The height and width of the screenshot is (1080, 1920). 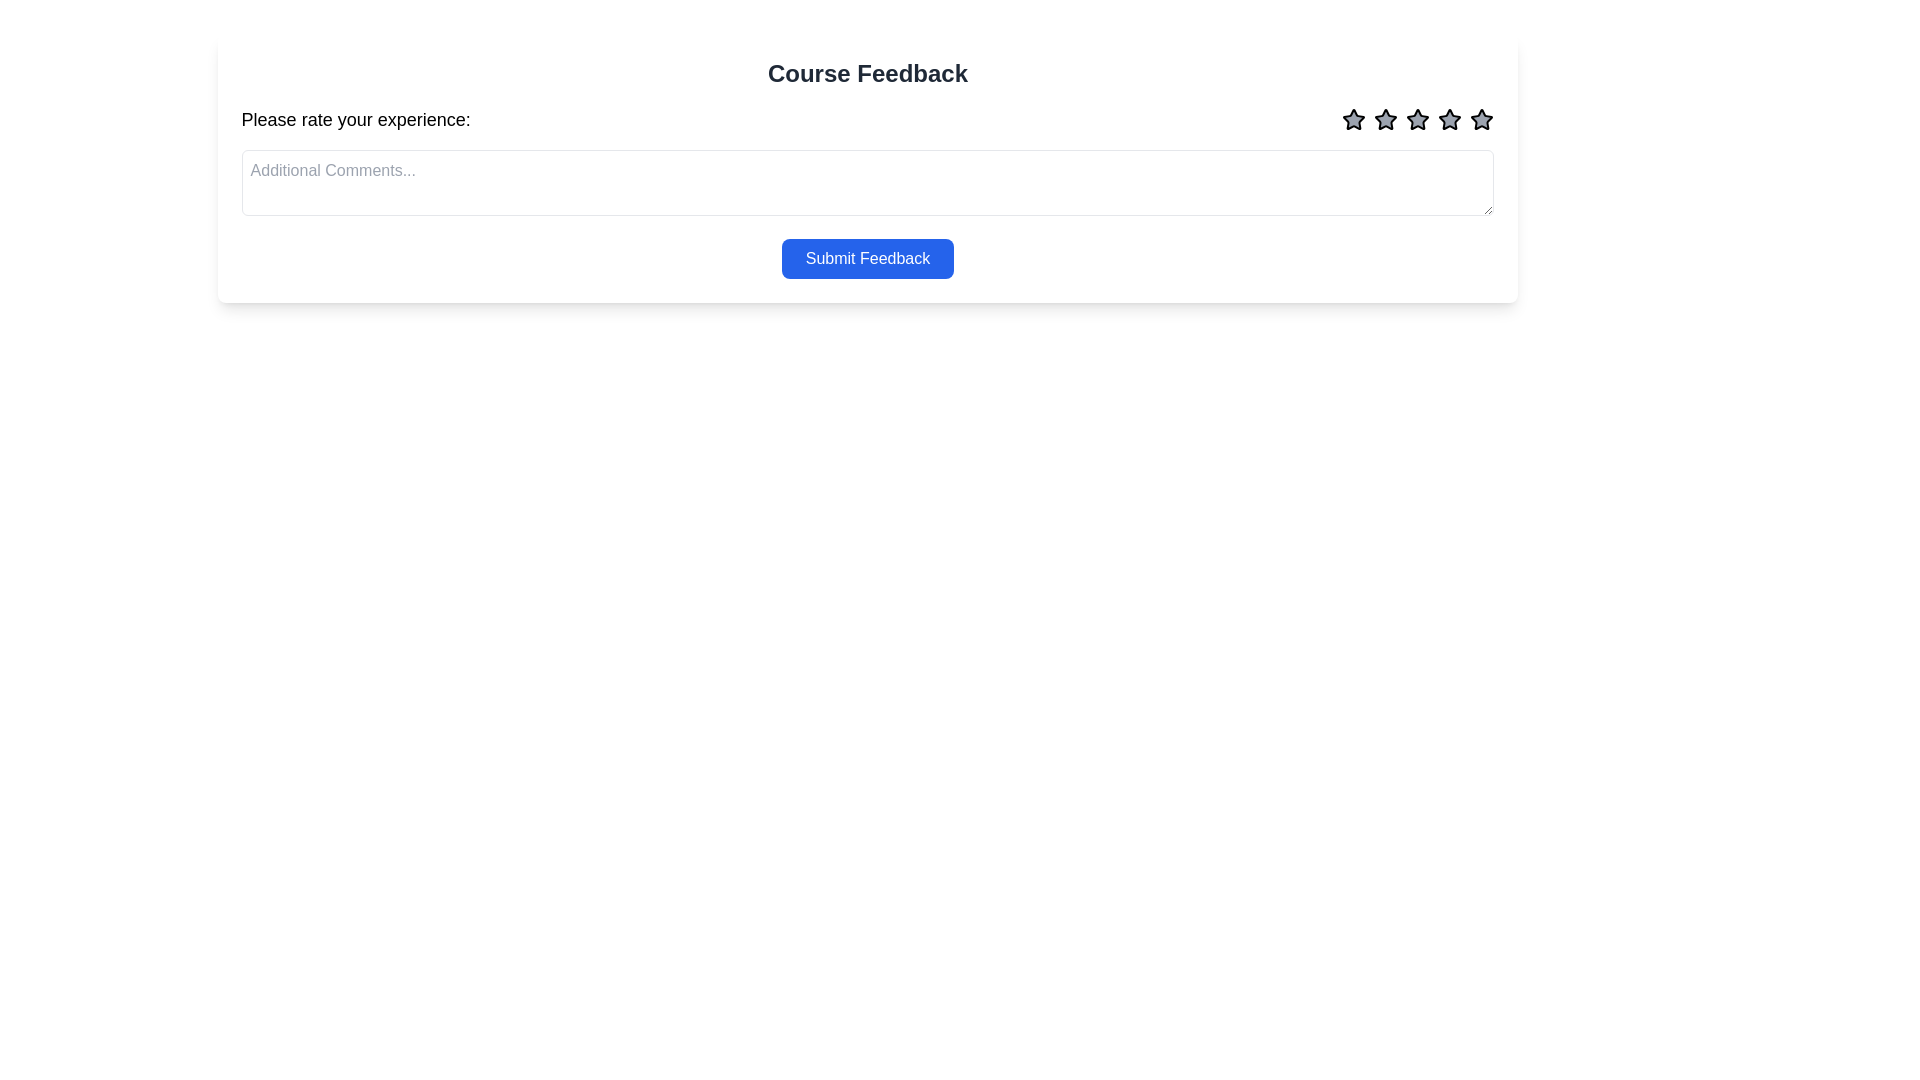 What do you see at coordinates (868, 72) in the screenshot?
I see `the prominent heading displaying 'Course Feedback' in dark gray color, which is positioned at the top of the content area` at bounding box center [868, 72].